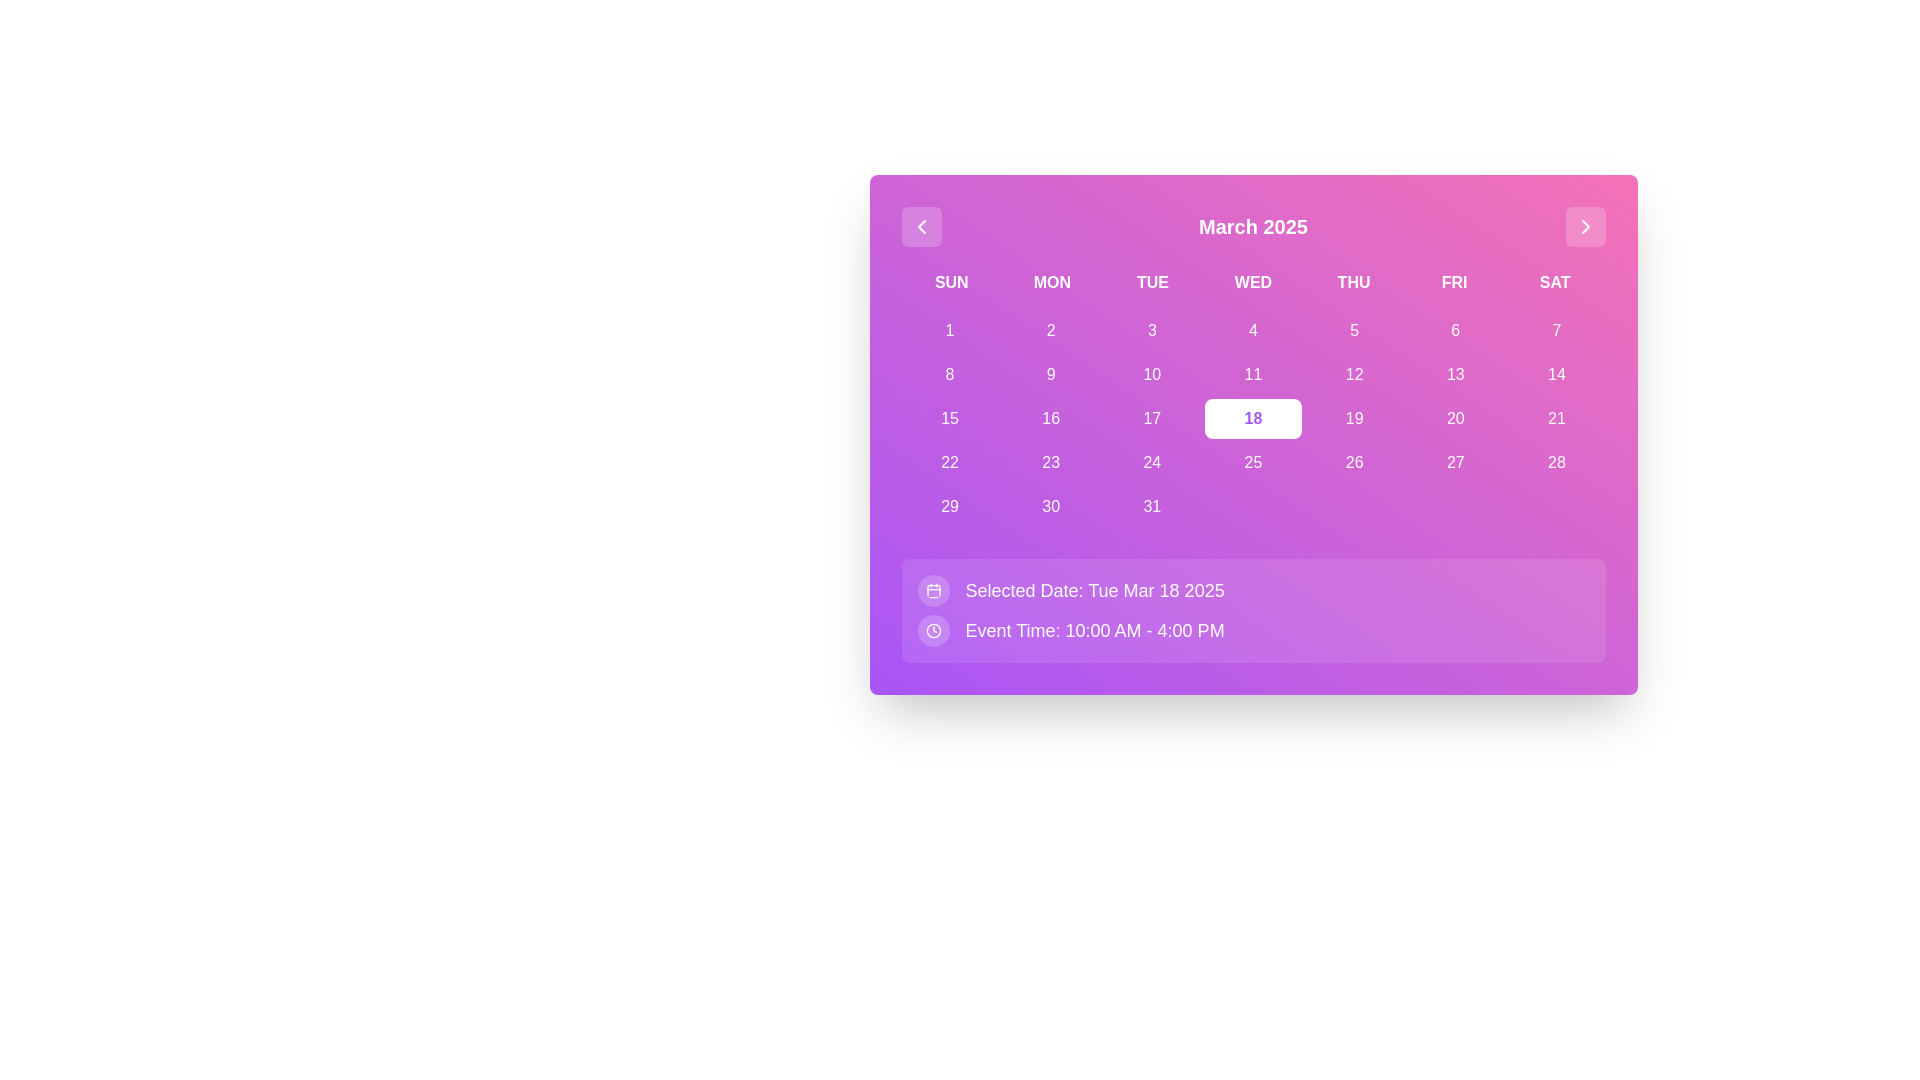 This screenshot has width=1920, height=1080. Describe the element at coordinates (949, 462) in the screenshot. I see `the rounded rectangular button labeled '22' in the calendar grid` at that location.